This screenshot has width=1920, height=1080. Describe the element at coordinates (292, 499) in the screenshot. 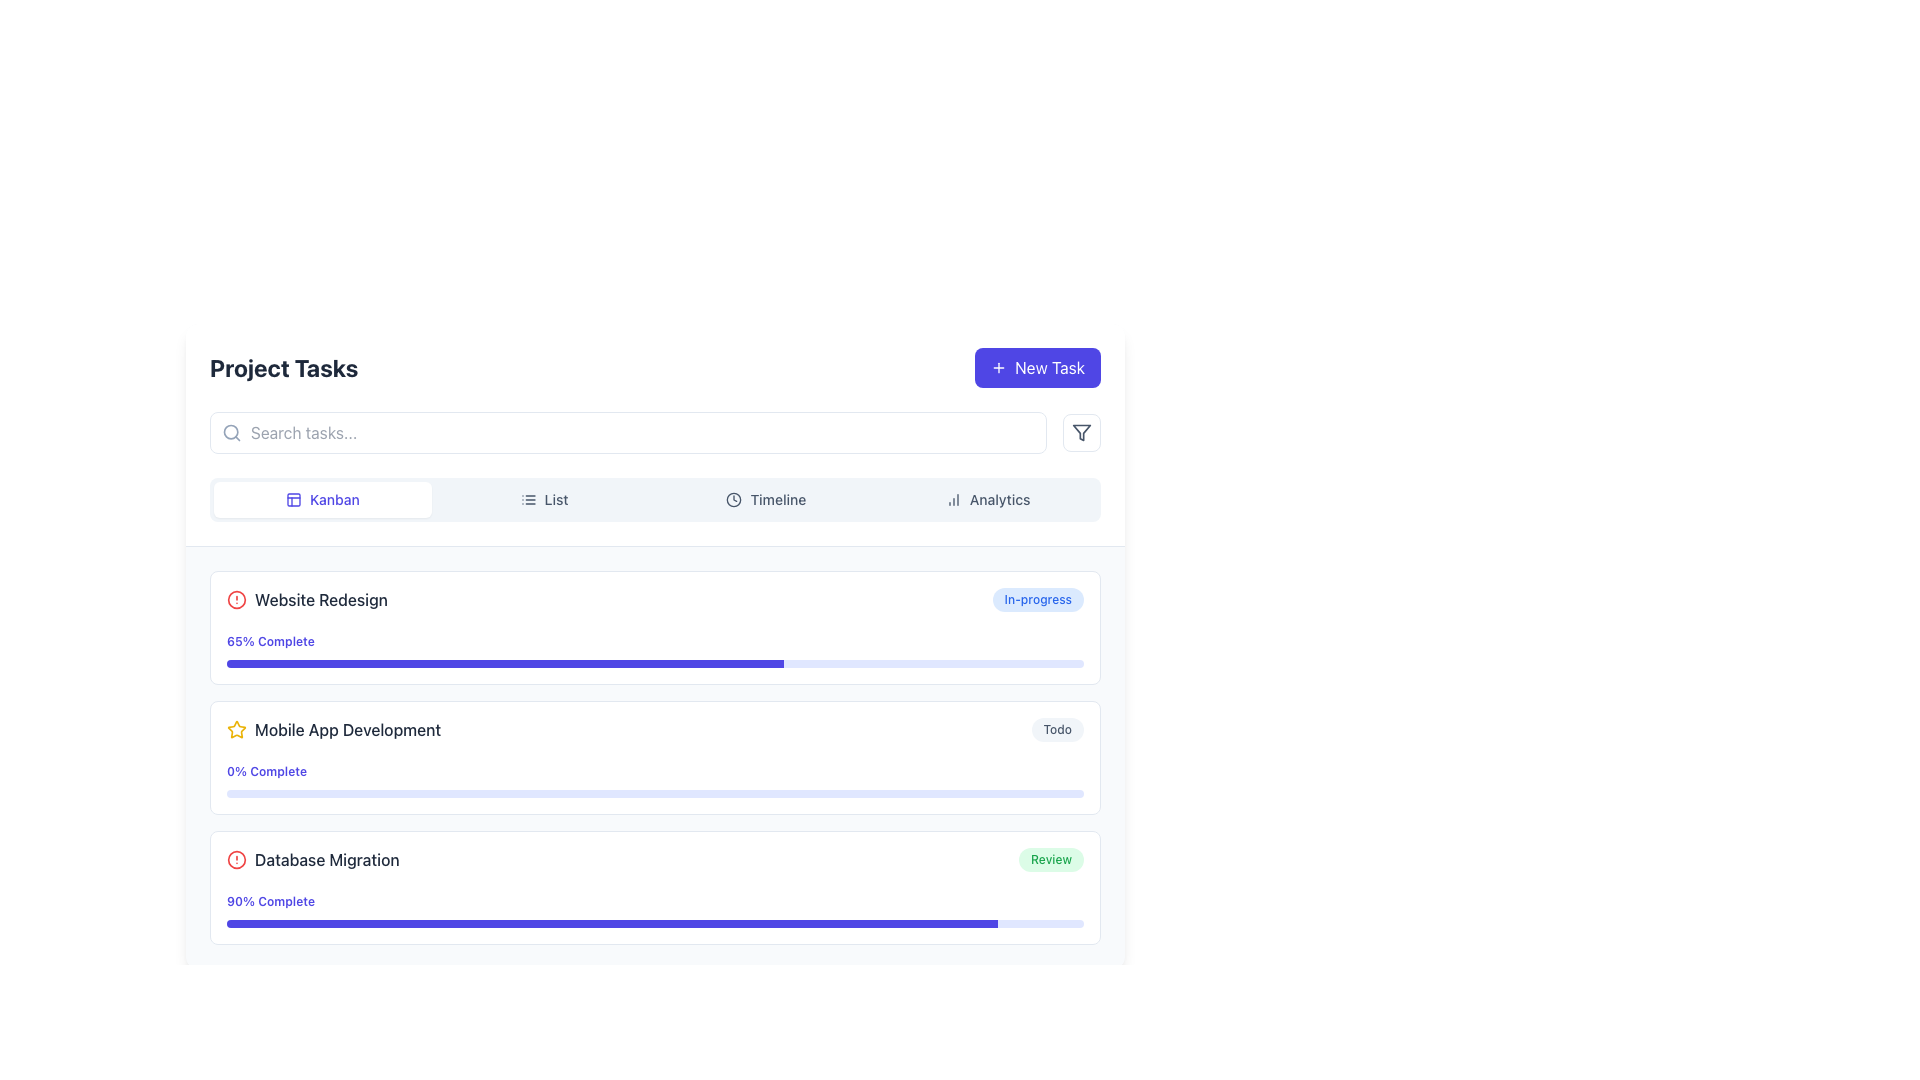

I see `the graphical icon segment that represents a part of an icon used for navigation in the application interface` at that location.